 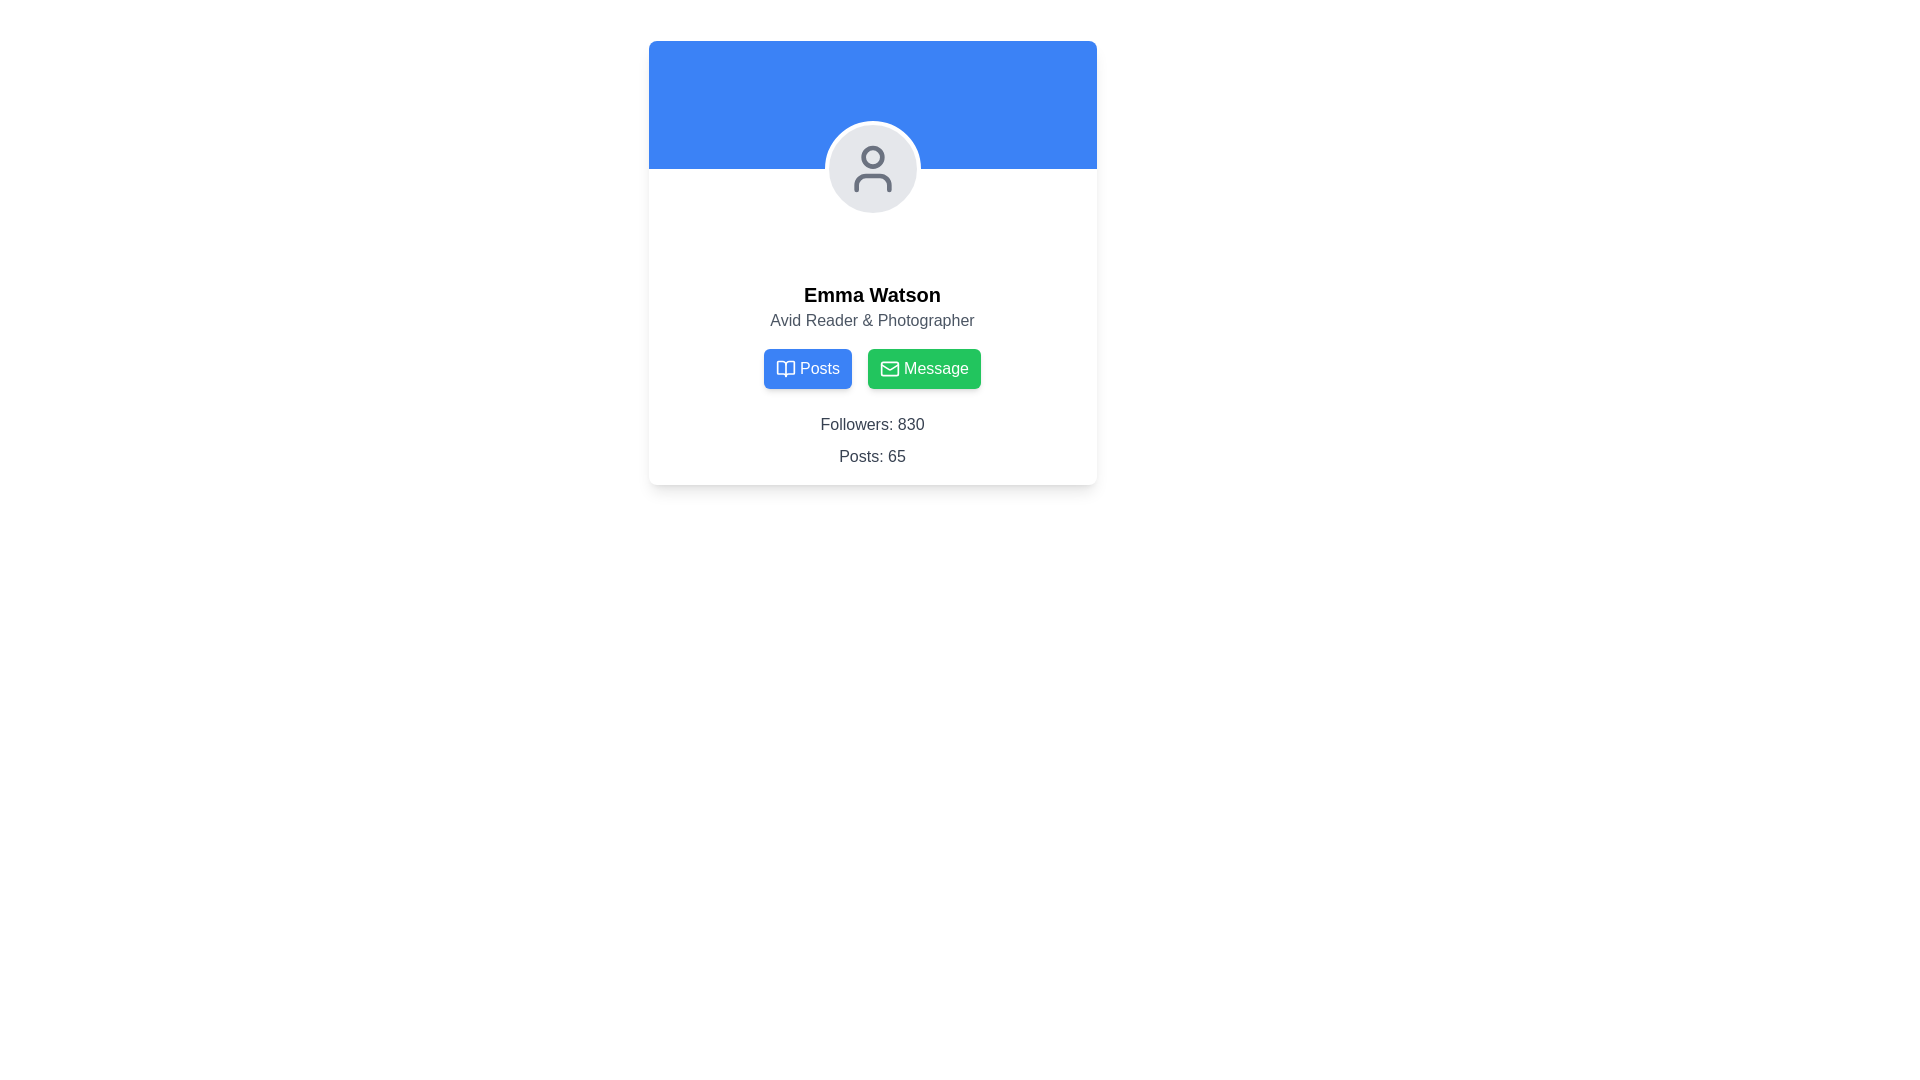 What do you see at coordinates (872, 294) in the screenshot?
I see `the text element displaying the name 'Emma Watson', which is located at the top-left-center of its profile card` at bounding box center [872, 294].